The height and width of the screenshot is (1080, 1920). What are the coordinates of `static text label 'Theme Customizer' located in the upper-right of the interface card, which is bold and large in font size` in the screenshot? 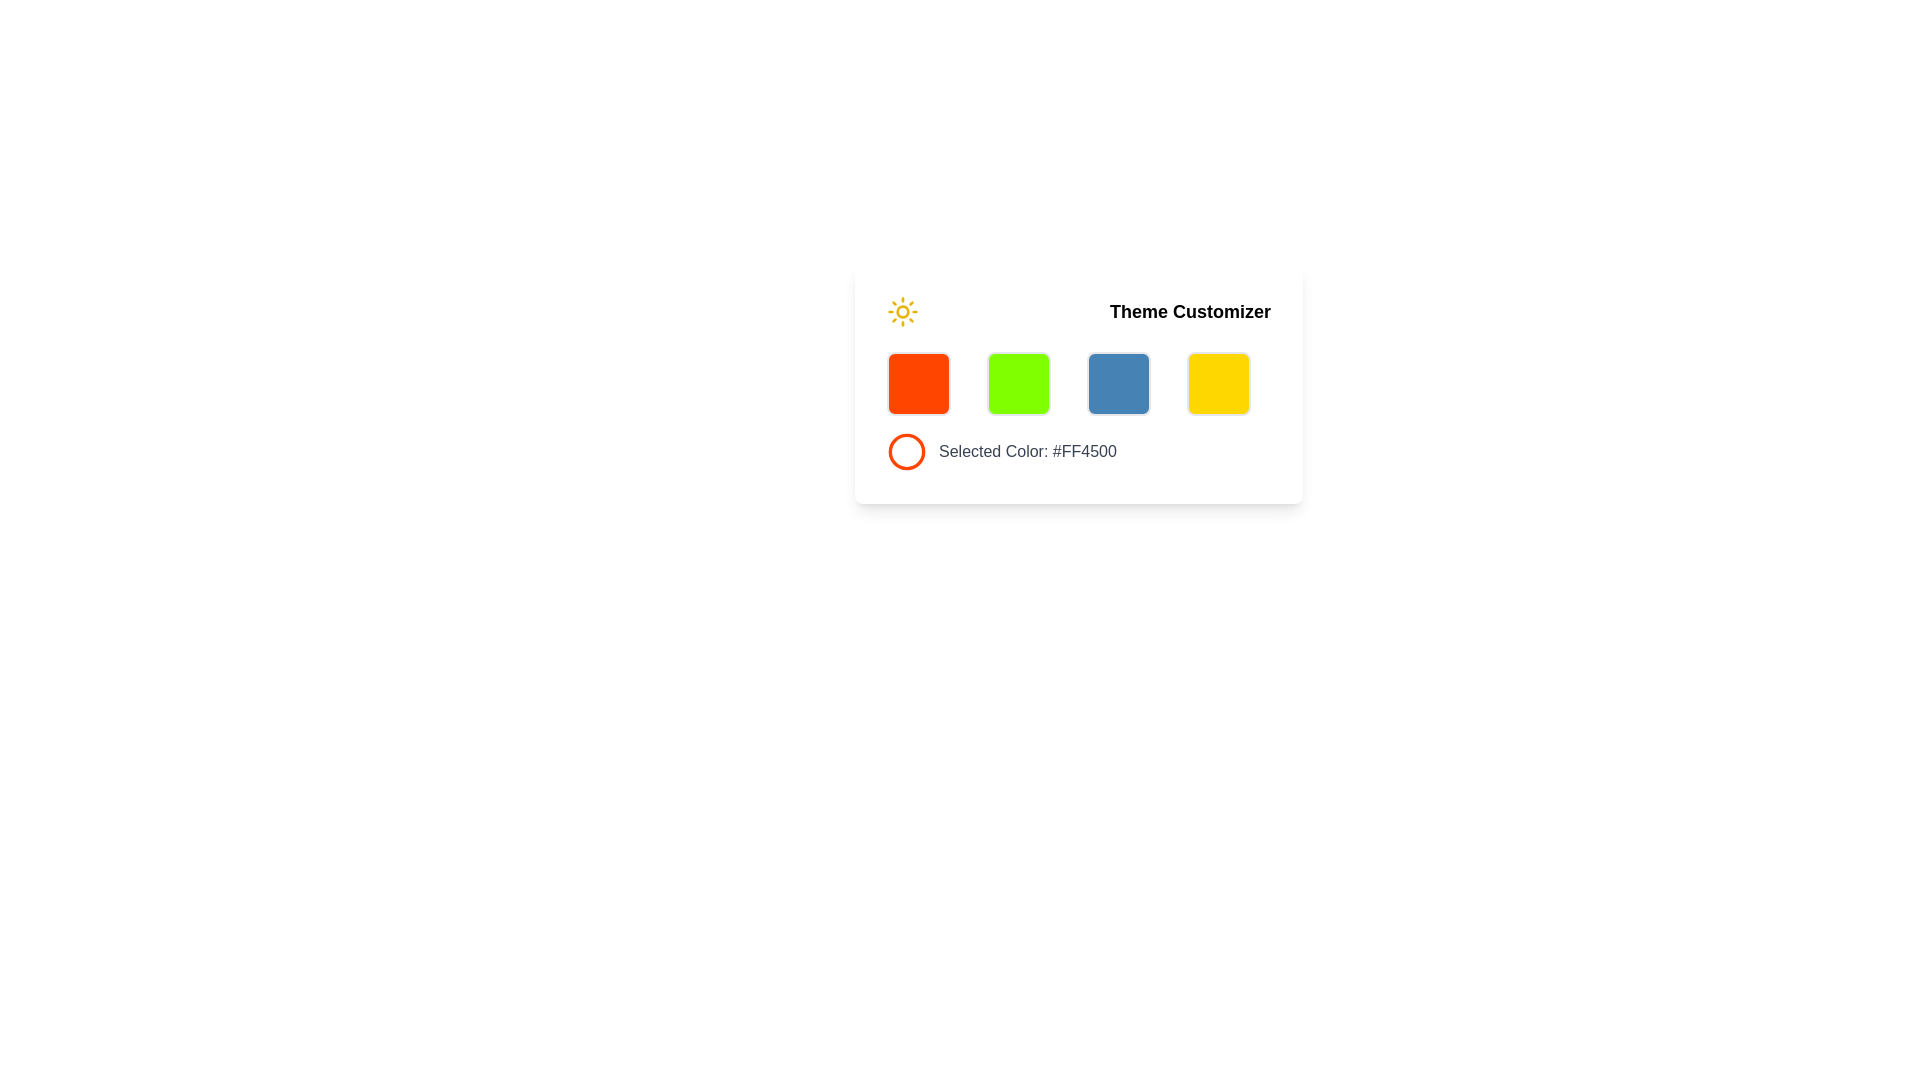 It's located at (1190, 312).